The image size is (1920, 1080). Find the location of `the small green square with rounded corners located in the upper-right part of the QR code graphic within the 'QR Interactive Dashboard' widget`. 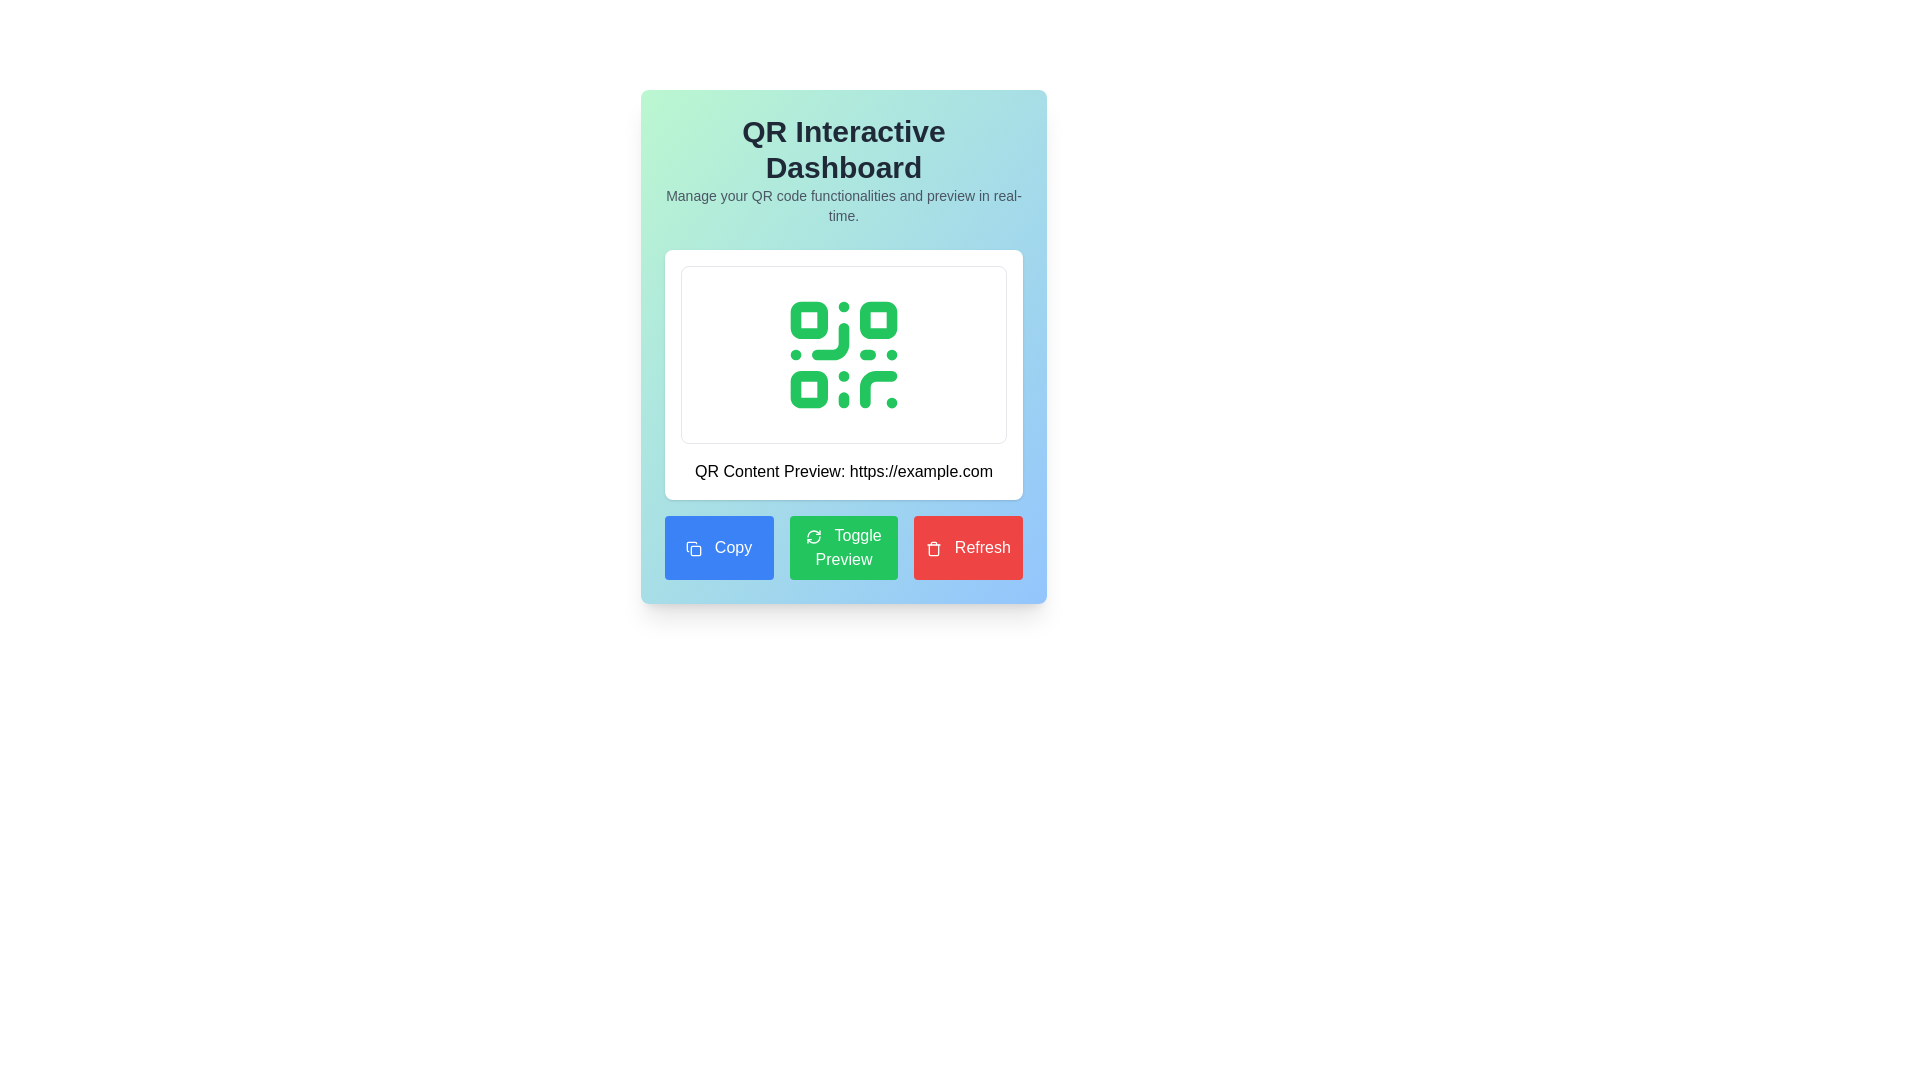

the small green square with rounded corners located in the upper-right part of the QR code graphic within the 'QR Interactive Dashboard' widget is located at coordinates (878, 319).